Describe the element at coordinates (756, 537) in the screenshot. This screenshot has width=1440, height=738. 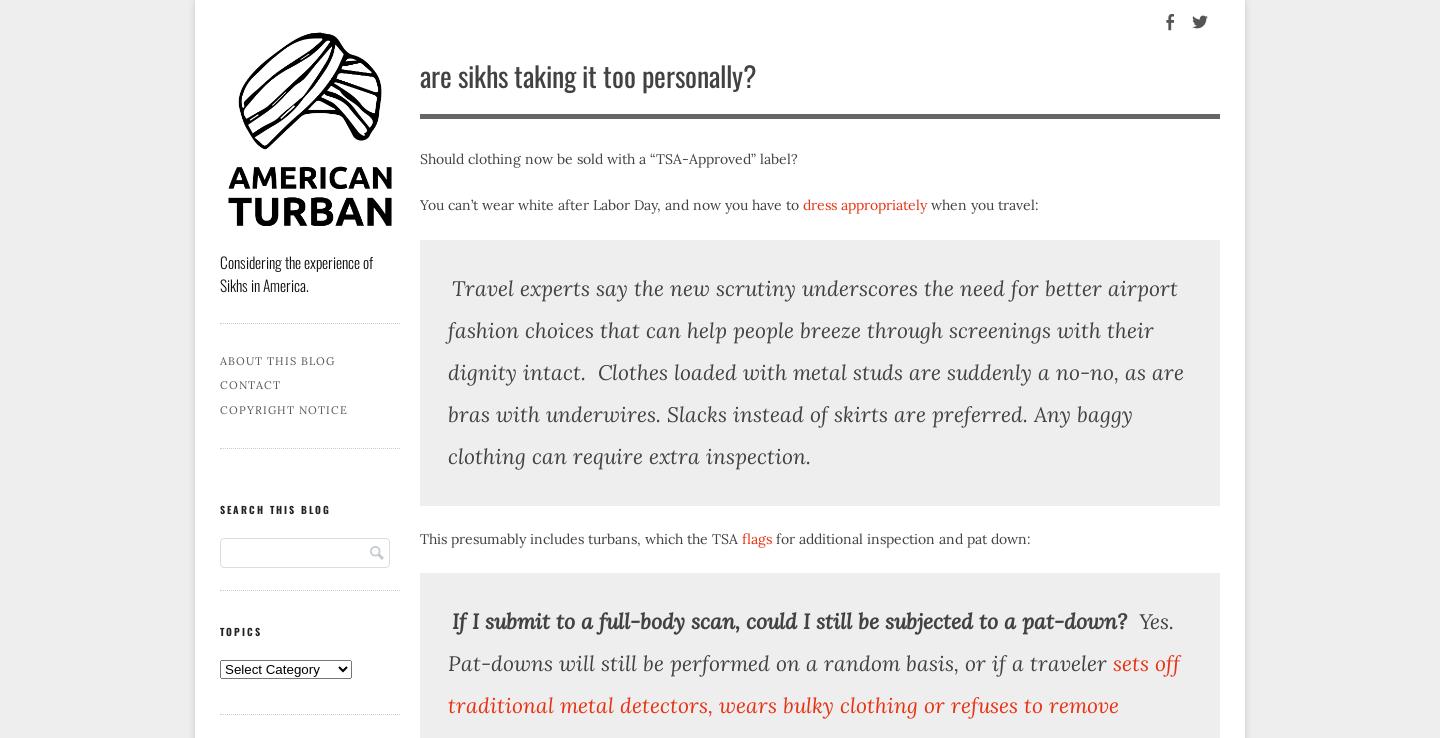
I see `'flags'` at that location.